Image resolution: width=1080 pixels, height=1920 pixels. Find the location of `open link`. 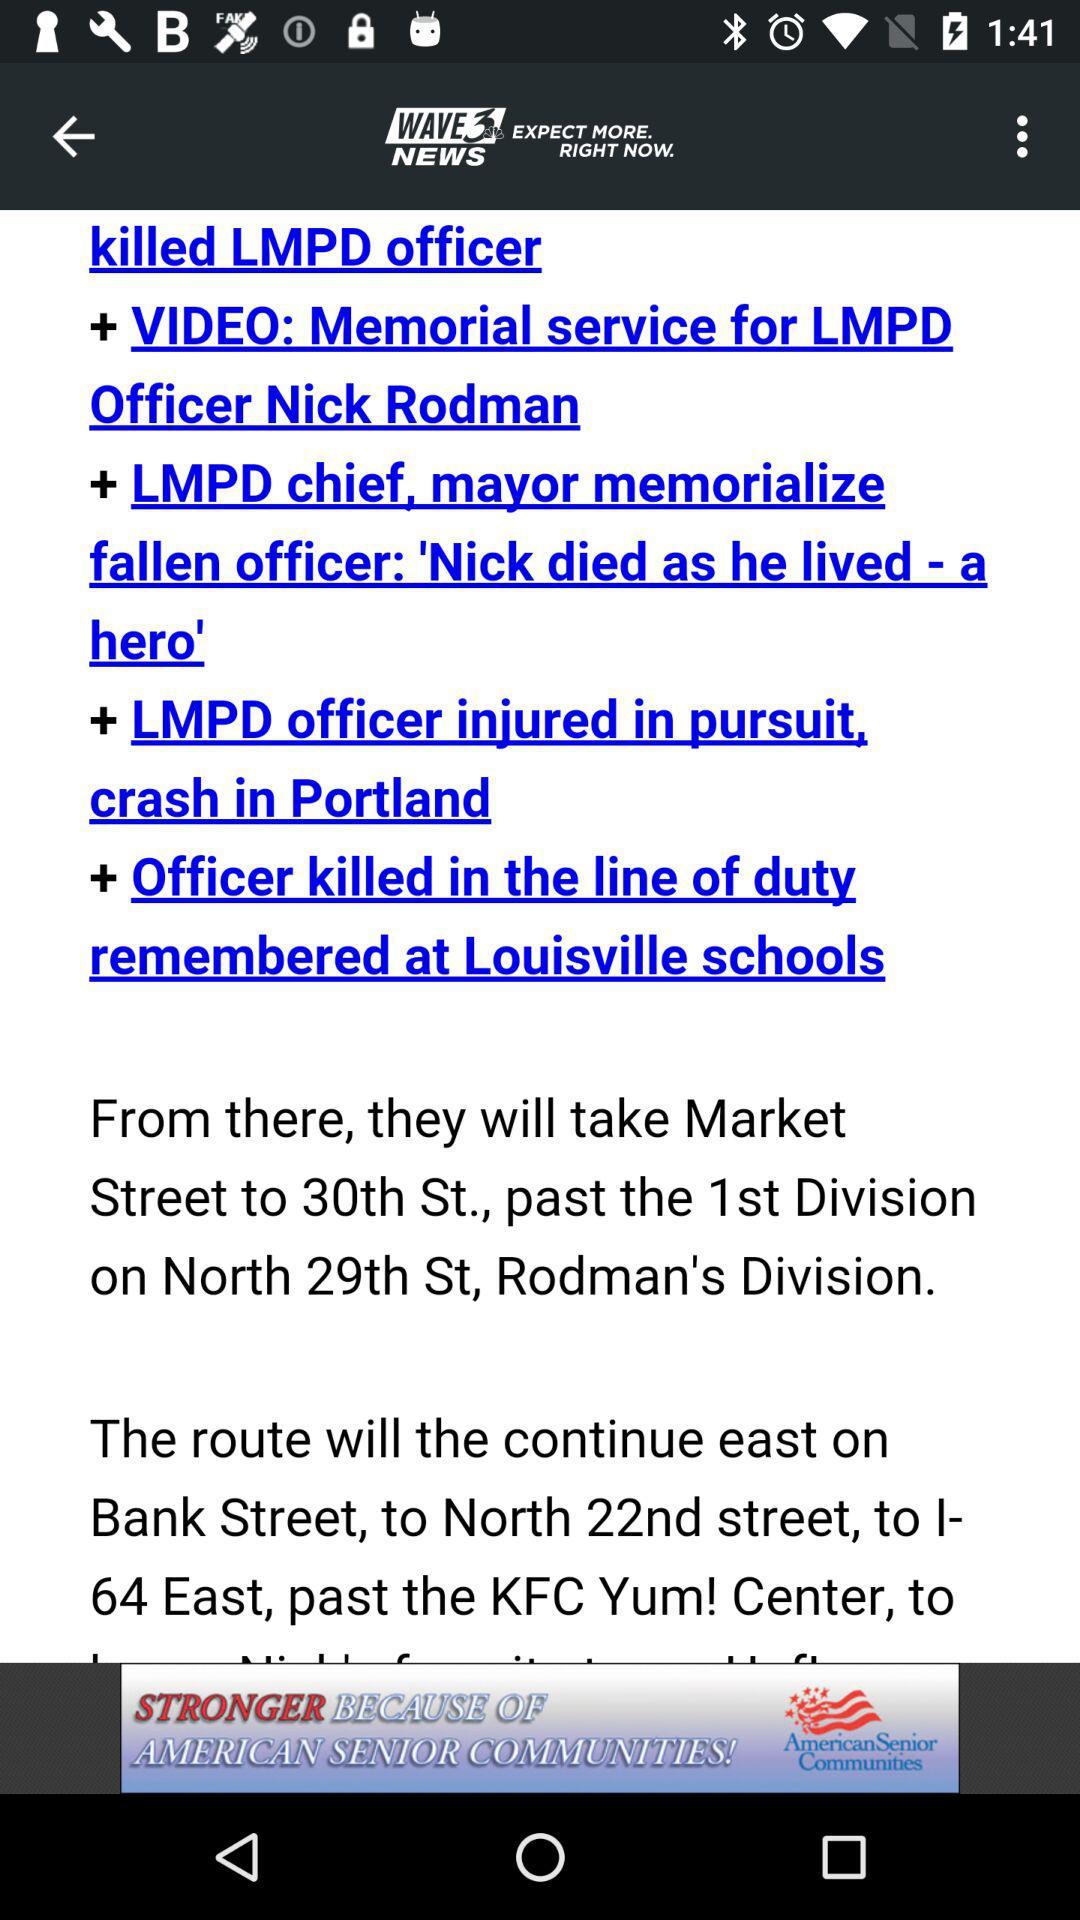

open link is located at coordinates (540, 935).